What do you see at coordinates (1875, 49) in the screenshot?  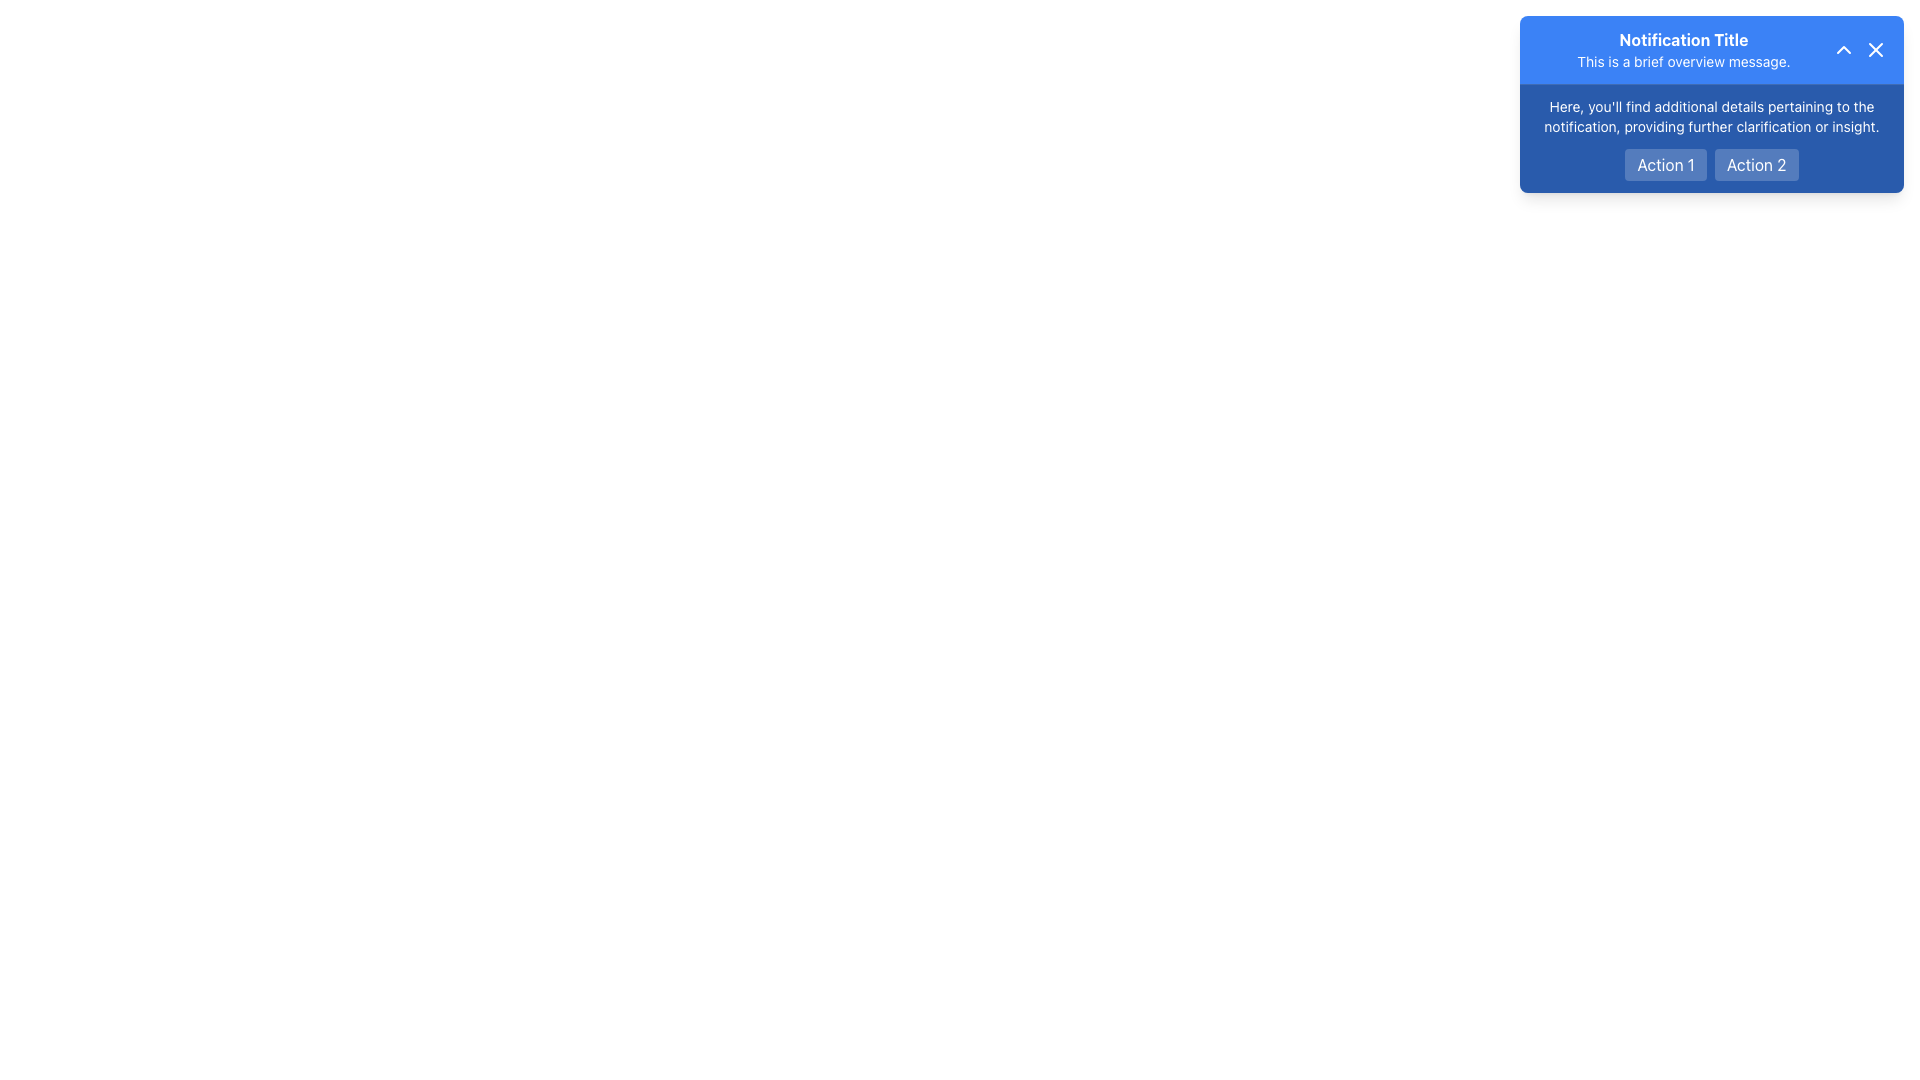 I see `the close button located at the top-right corner of the notification card` at bounding box center [1875, 49].